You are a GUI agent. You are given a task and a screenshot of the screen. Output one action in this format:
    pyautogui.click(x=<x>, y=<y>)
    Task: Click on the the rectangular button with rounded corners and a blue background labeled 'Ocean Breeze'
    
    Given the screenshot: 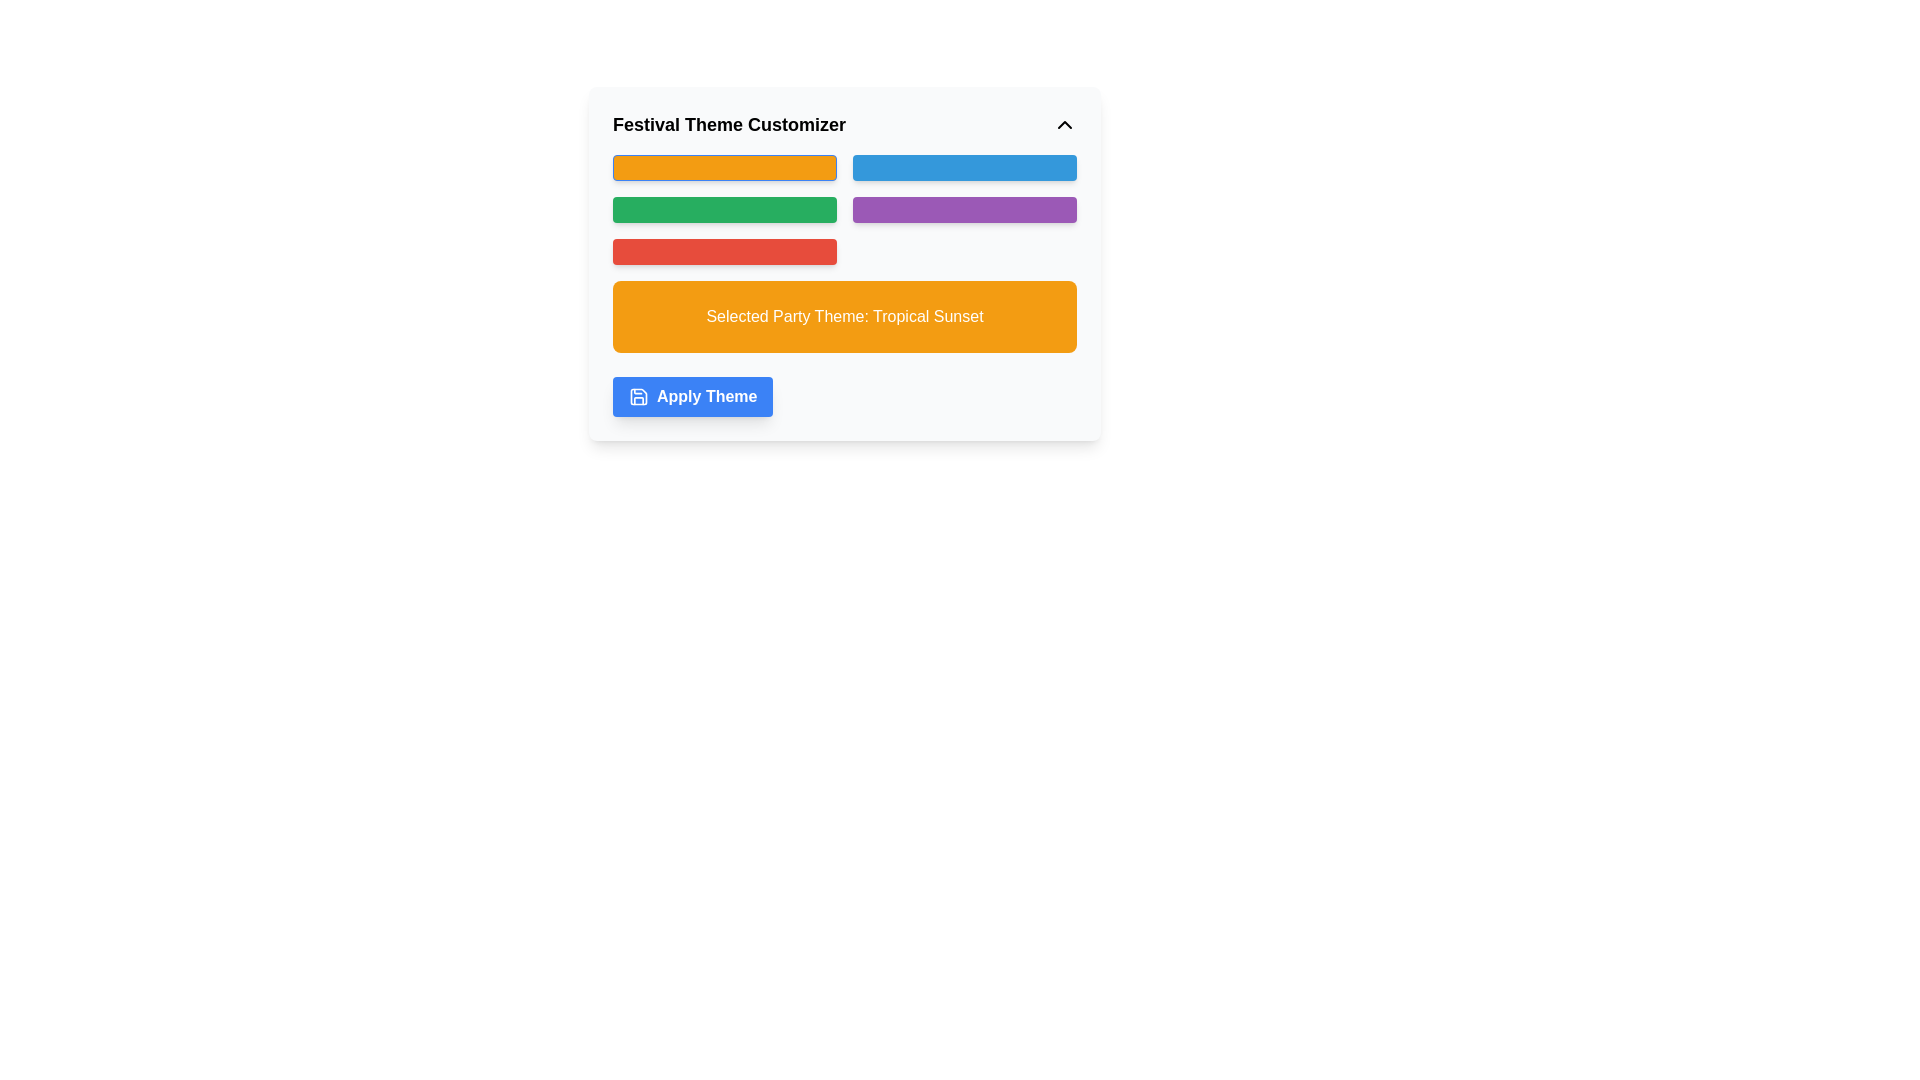 What is the action you would take?
    pyautogui.click(x=964, y=167)
    